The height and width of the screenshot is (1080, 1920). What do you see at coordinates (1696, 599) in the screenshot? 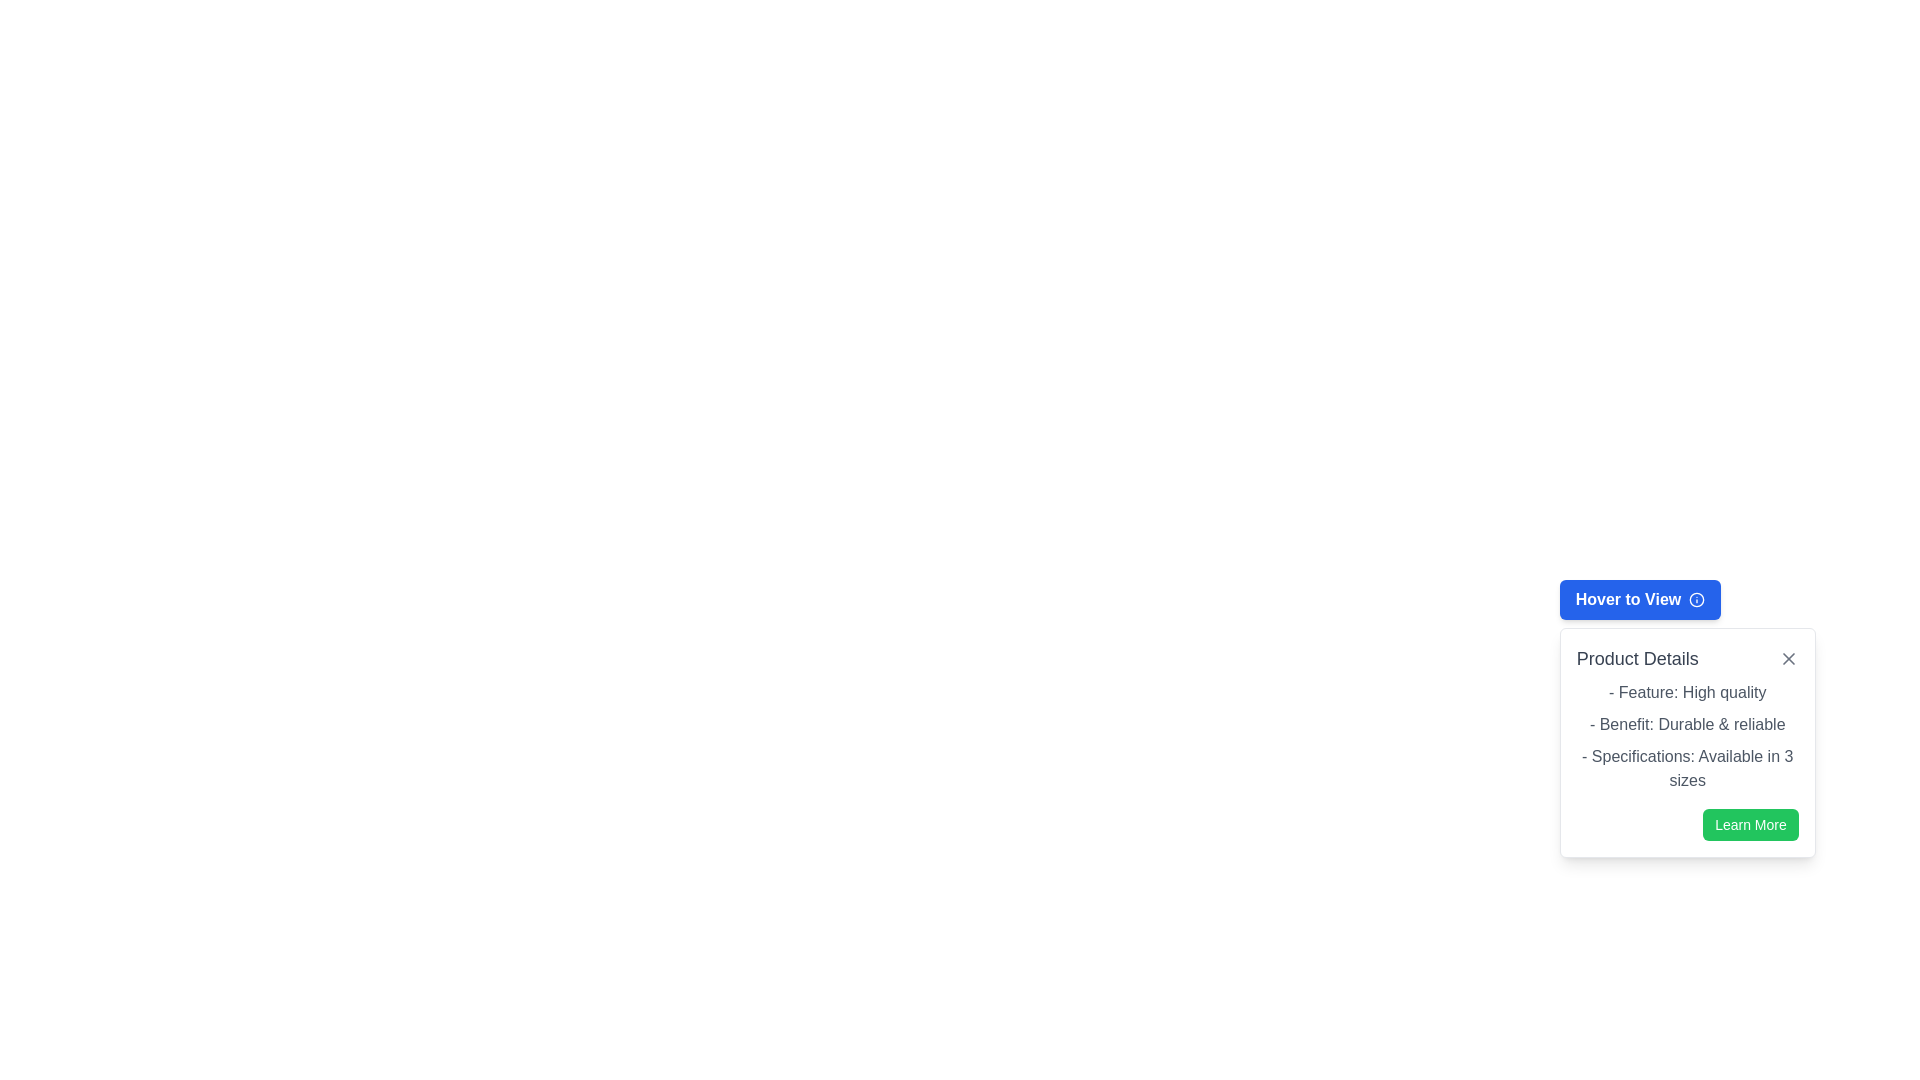
I see `the small circular informational icon with an 'i' in the center, located on the right side of the blue button labeled 'Hover` at bounding box center [1696, 599].